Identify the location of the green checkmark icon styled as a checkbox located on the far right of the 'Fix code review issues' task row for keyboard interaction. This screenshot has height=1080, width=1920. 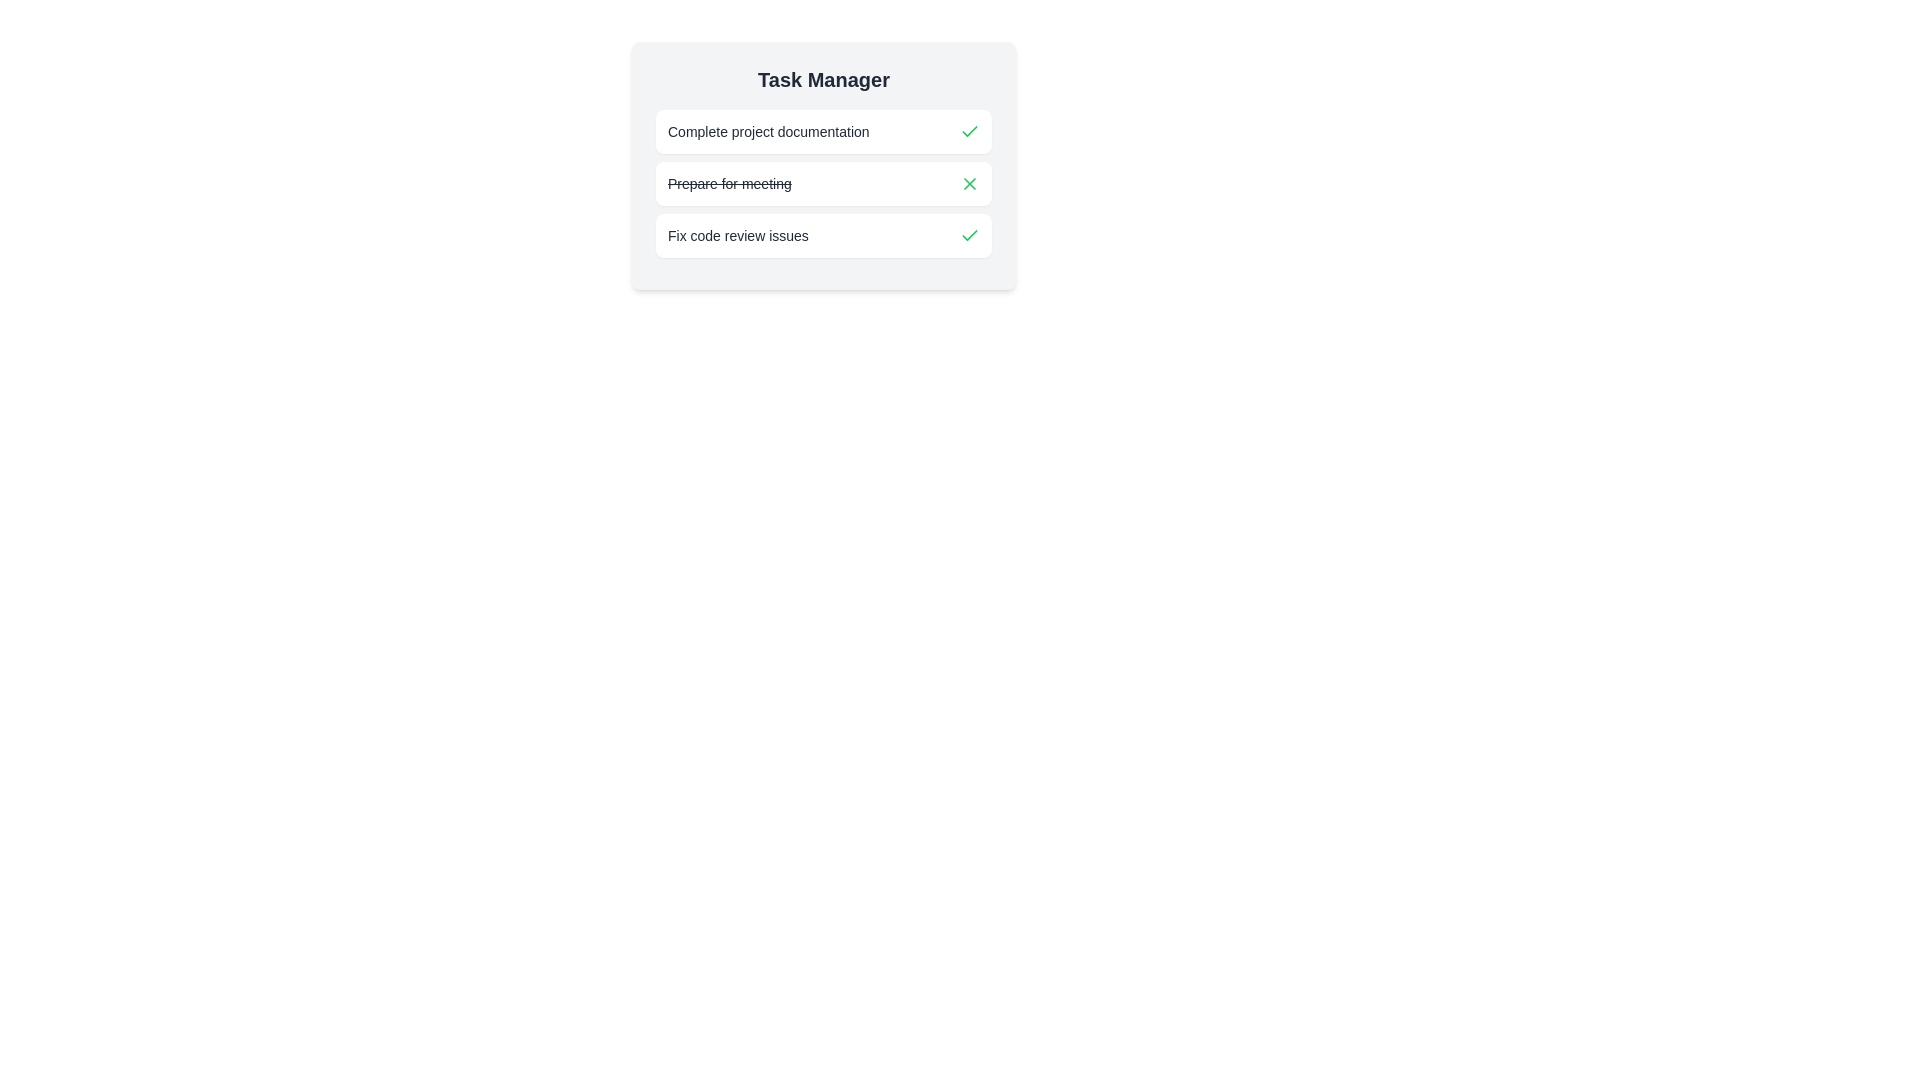
(969, 234).